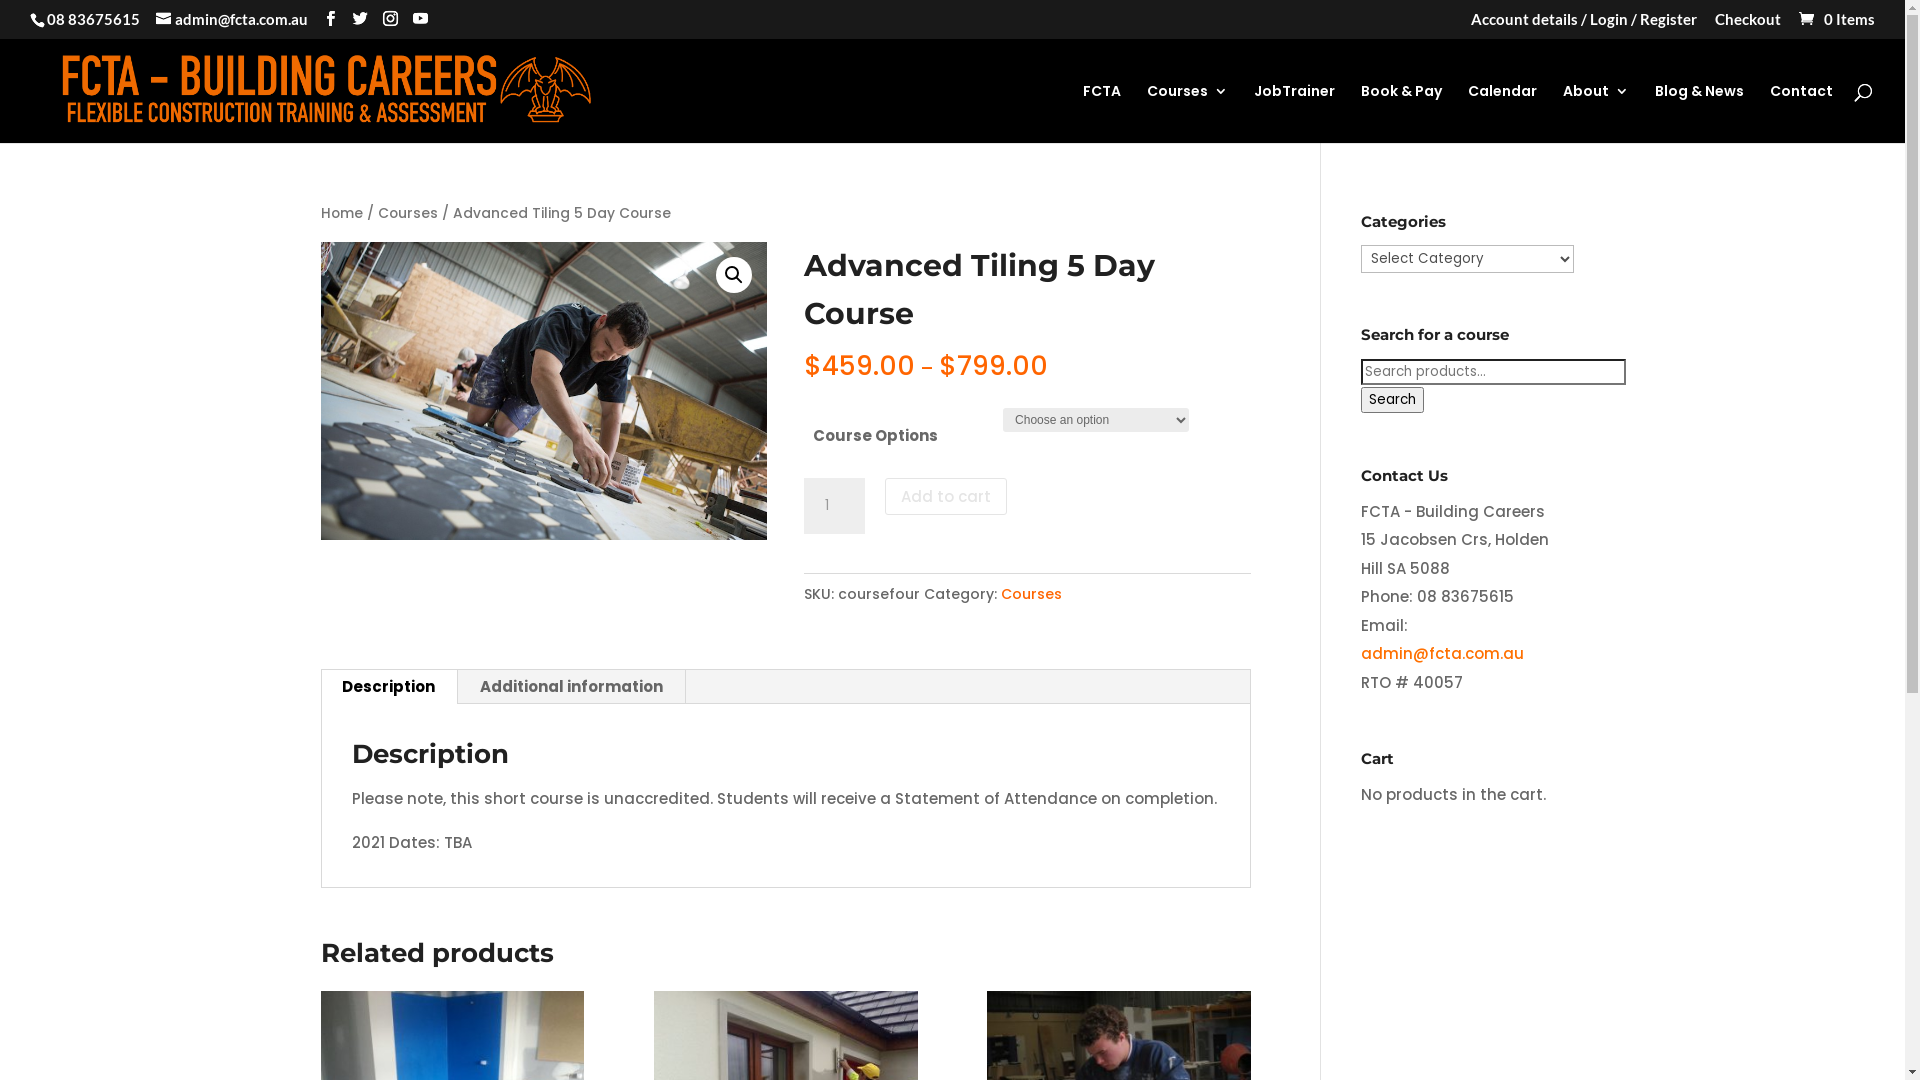 Image resolution: width=1920 pixels, height=1080 pixels. What do you see at coordinates (1583, 24) in the screenshot?
I see `'Account details / Login / Register'` at bounding box center [1583, 24].